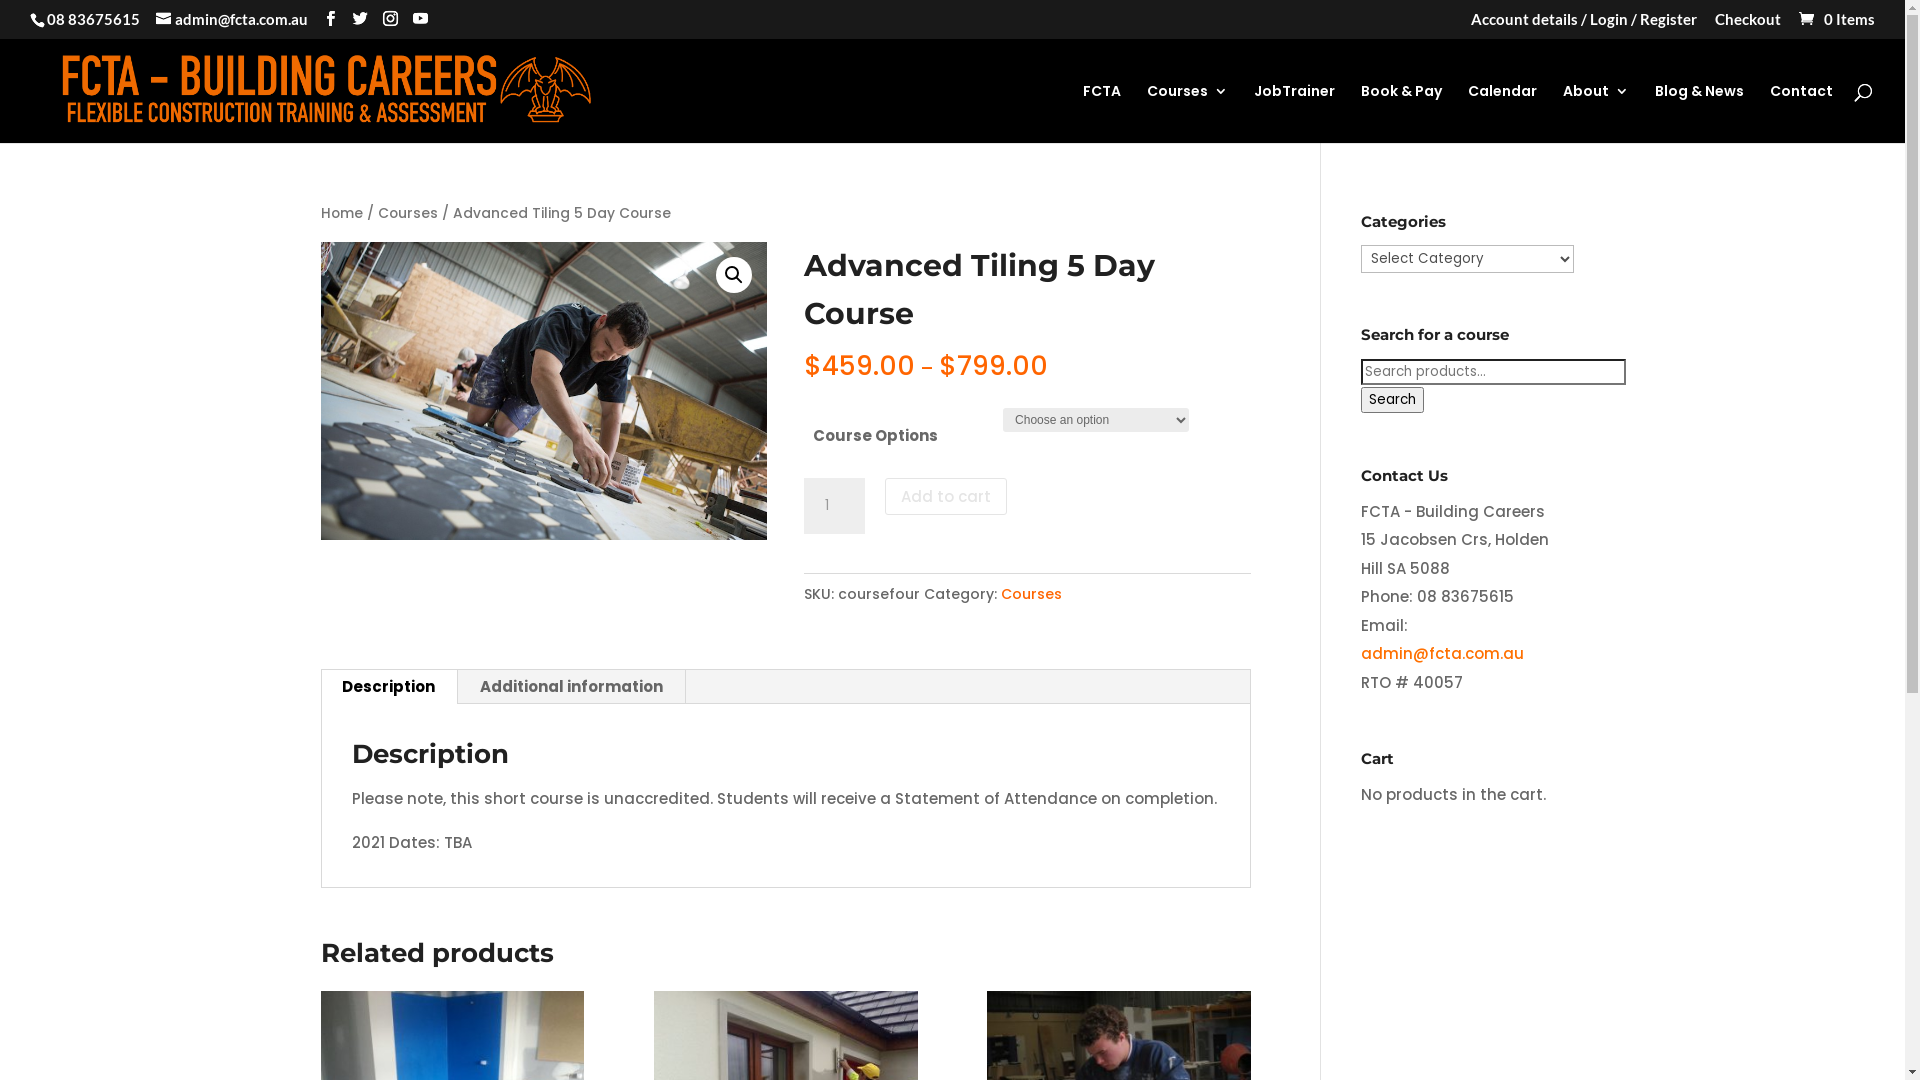 Image resolution: width=1920 pixels, height=1080 pixels. What do you see at coordinates (1583, 24) in the screenshot?
I see `'Account details / Login / Register'` at bounding box center [1583, 24].